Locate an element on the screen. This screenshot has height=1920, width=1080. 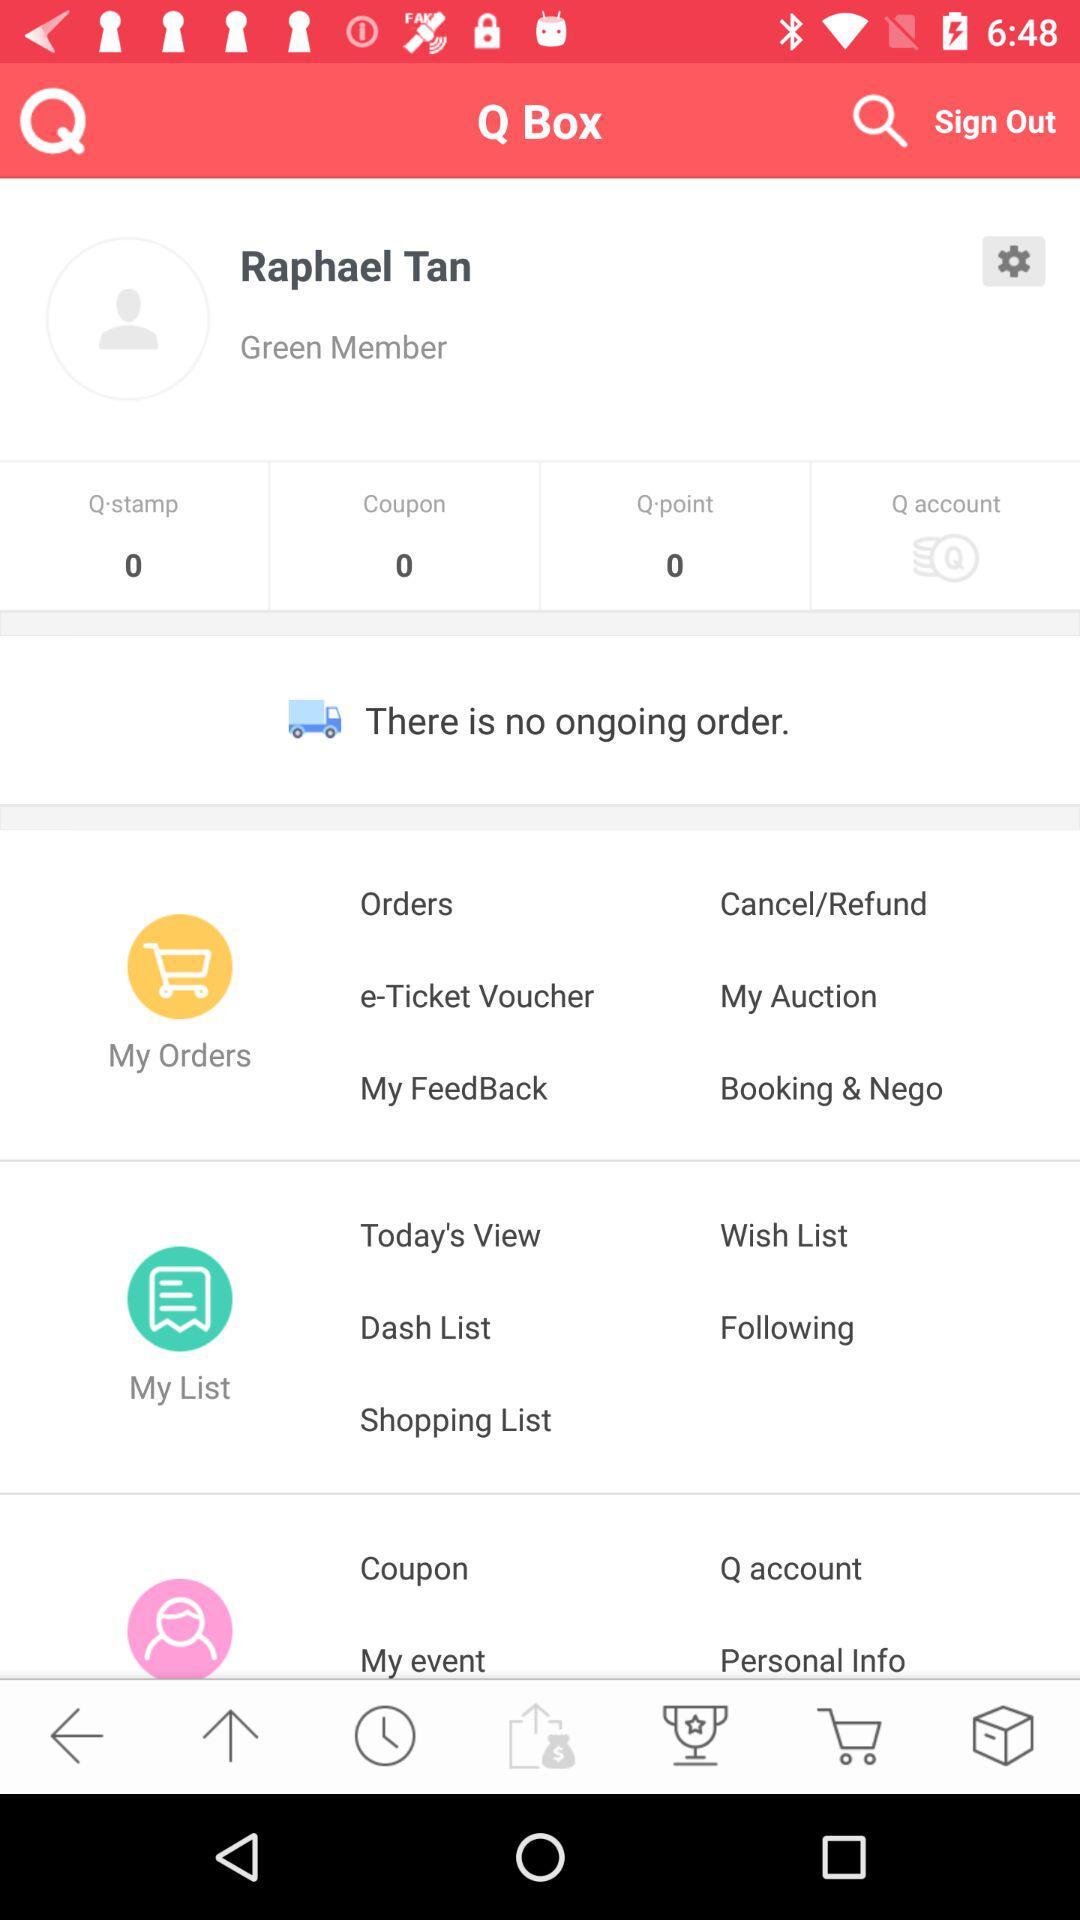
item below the my event icon is located at coordinates (538, 1734).